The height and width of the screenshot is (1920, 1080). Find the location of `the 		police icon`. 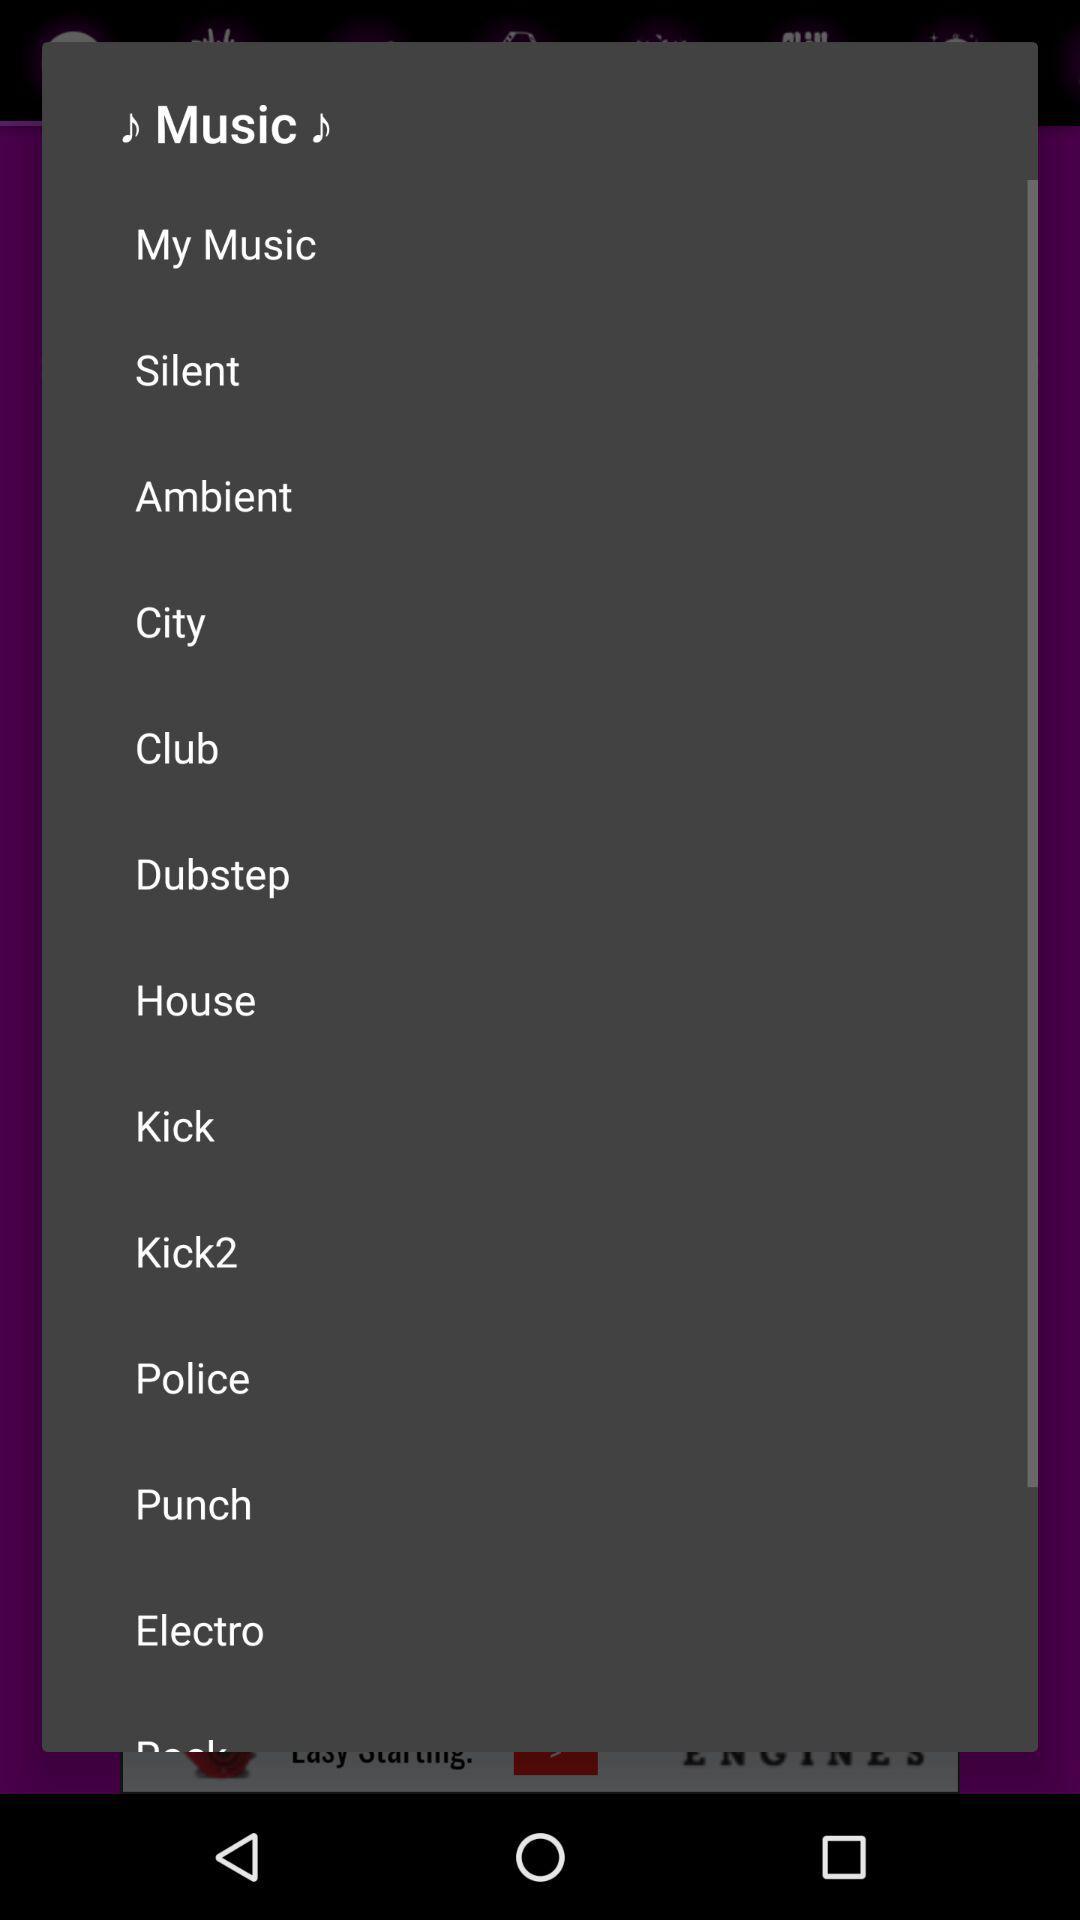

the 		police icon is located at coordinates (540, 1376).